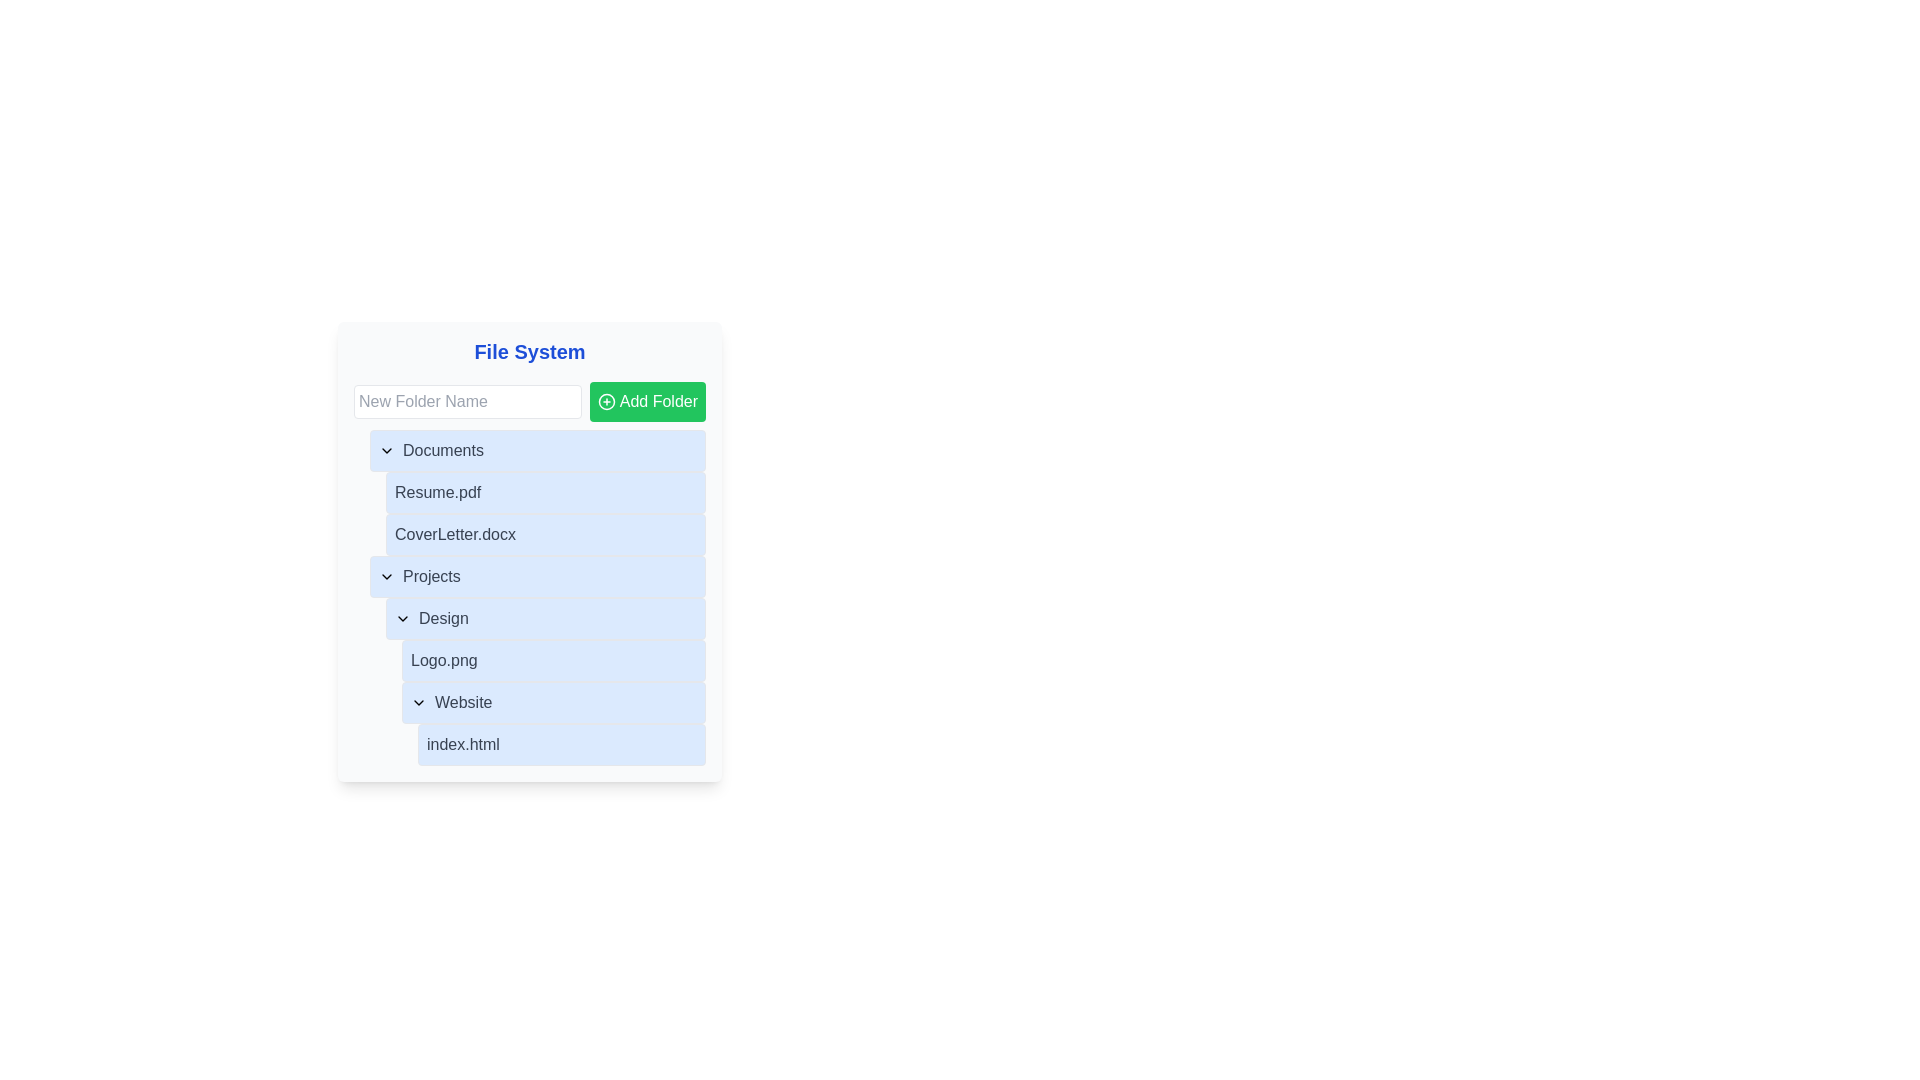 This screenshot has height=1080, width=1920. What do you see at coordinates (402, 617) in the screenshot?
I see `the collapsible SVG icon located to the left of the 'Design' folder title` at bounding box center [402, 617].